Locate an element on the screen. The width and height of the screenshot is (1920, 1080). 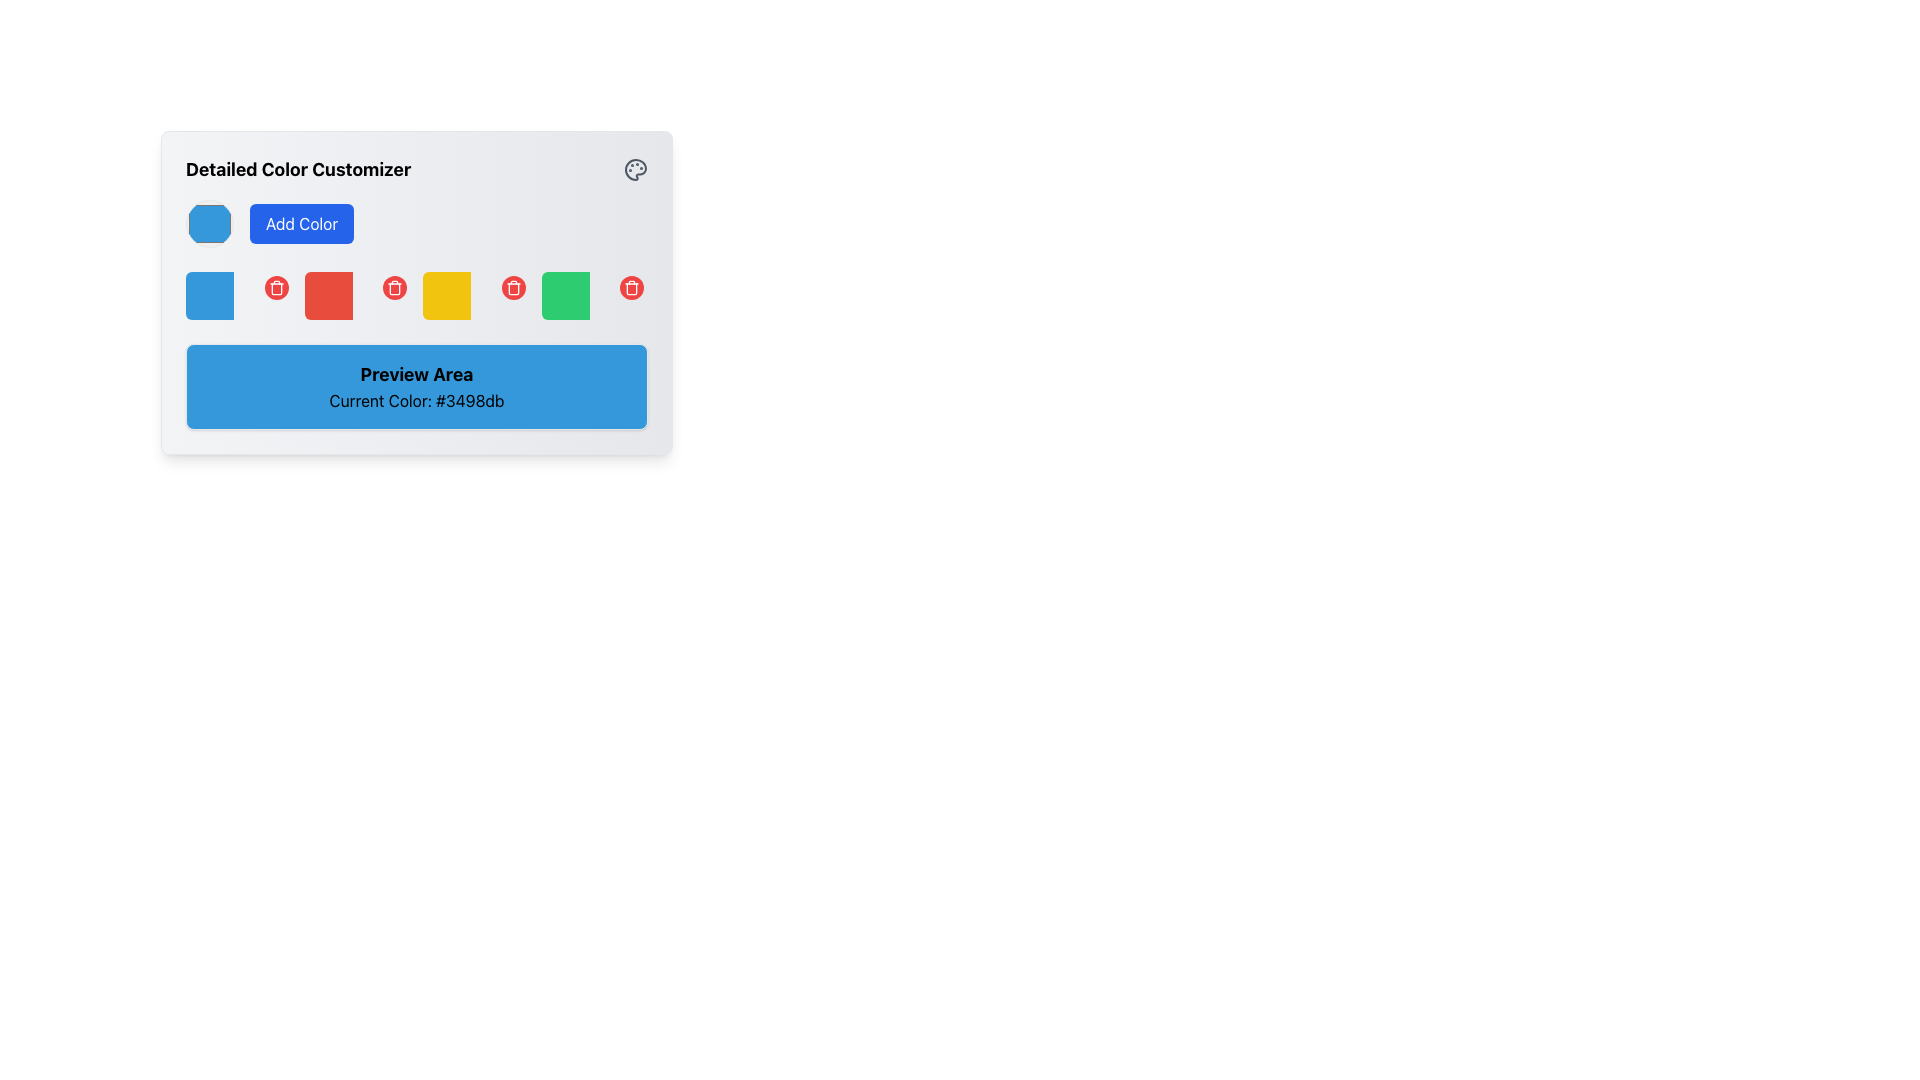
the small, circular red delete button with a white trash bin icon is located at coordinates (275, 288).